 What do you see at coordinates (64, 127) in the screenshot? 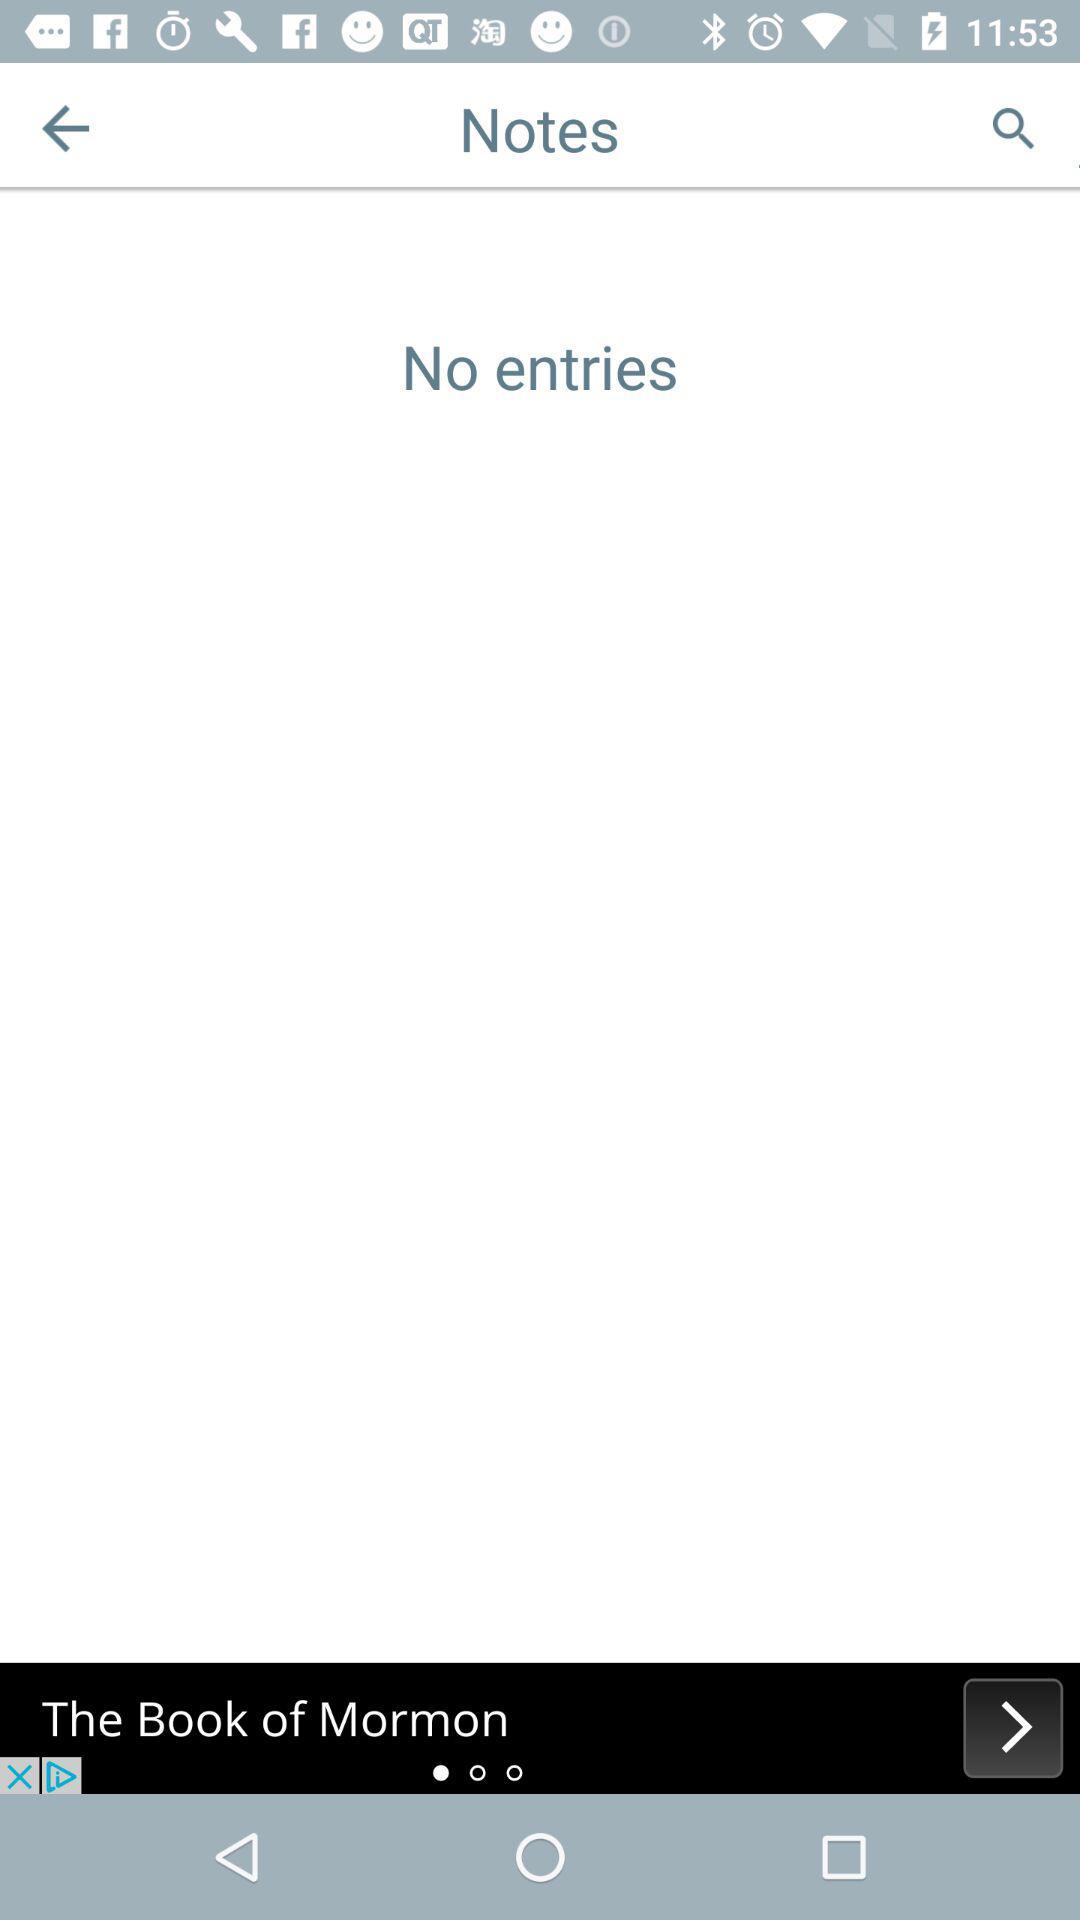
I see `previous page` at bounding box center [64, 127].